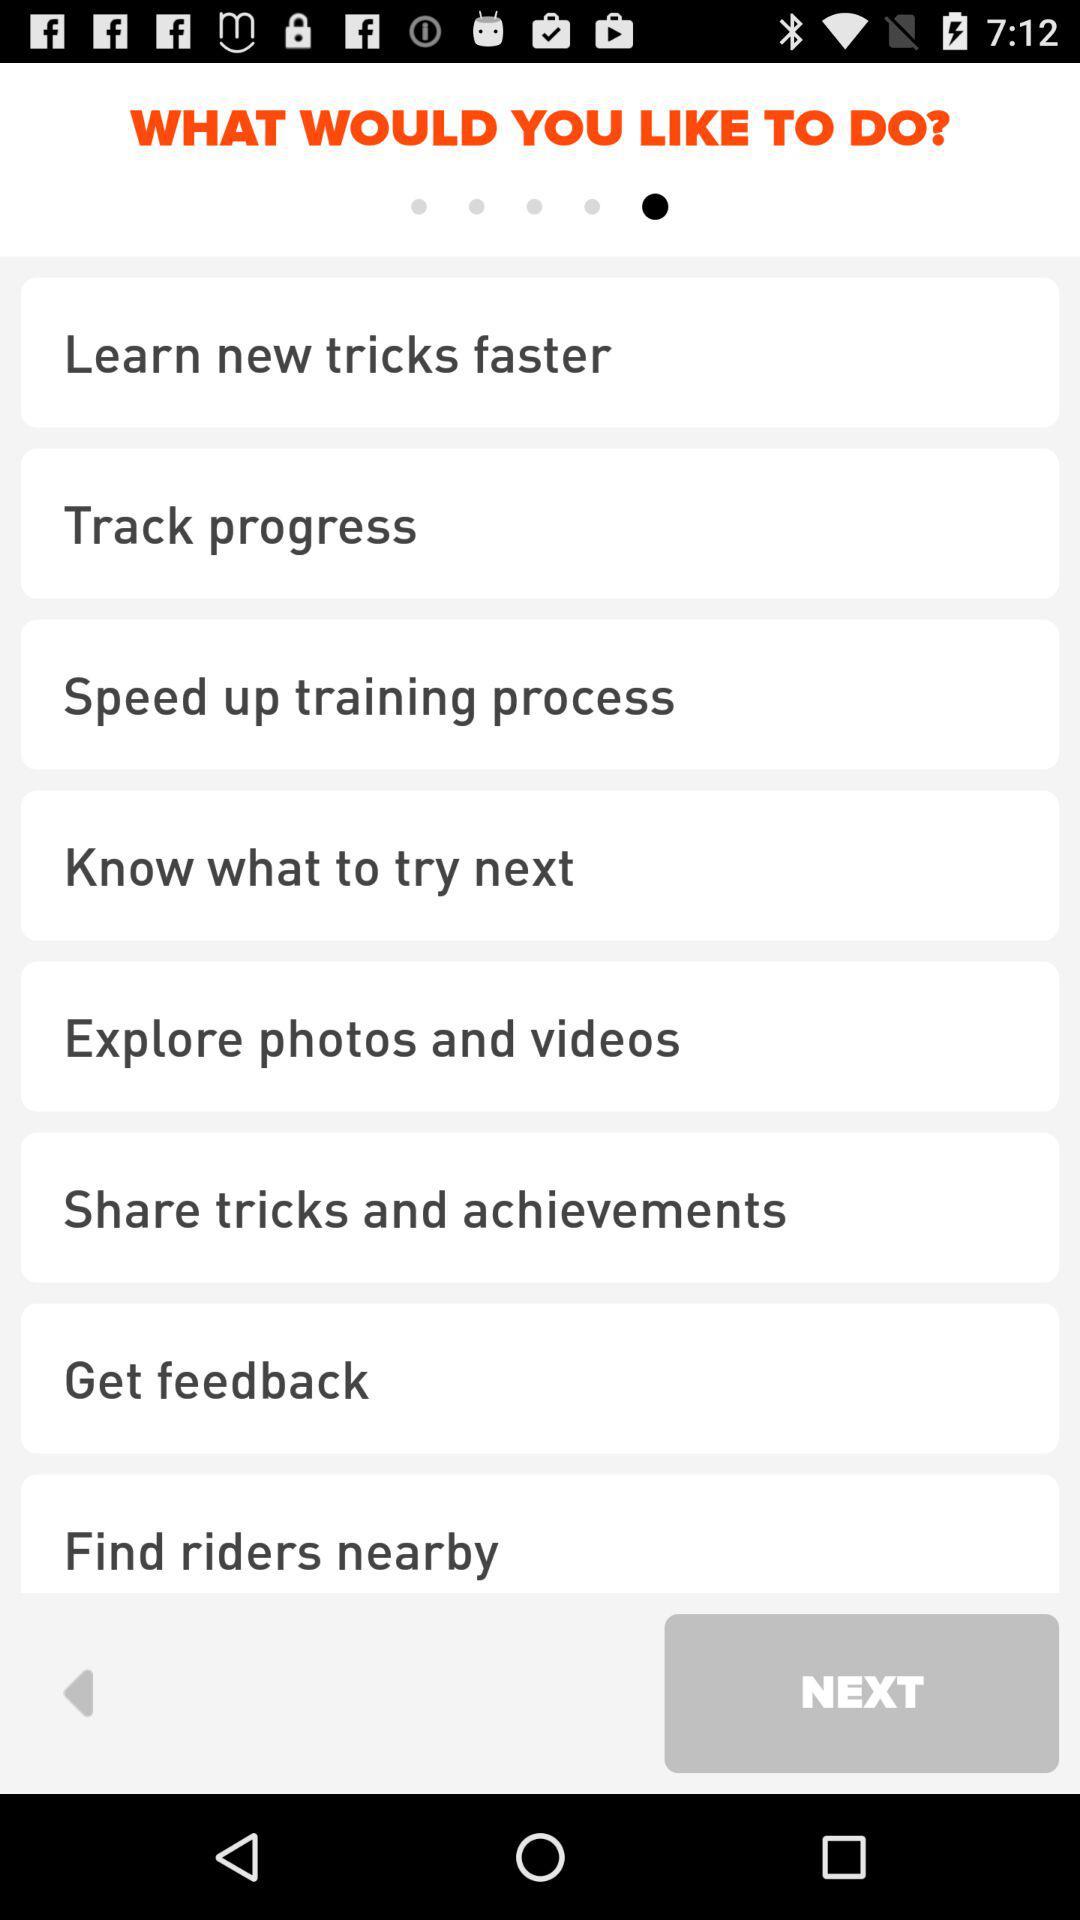 The height and width of the screenshot is (1920, 1080). What do you see at coordinates (540, 1532) in the screenshot?
I see `icon above next icon` at bounding box center [540, 1532].